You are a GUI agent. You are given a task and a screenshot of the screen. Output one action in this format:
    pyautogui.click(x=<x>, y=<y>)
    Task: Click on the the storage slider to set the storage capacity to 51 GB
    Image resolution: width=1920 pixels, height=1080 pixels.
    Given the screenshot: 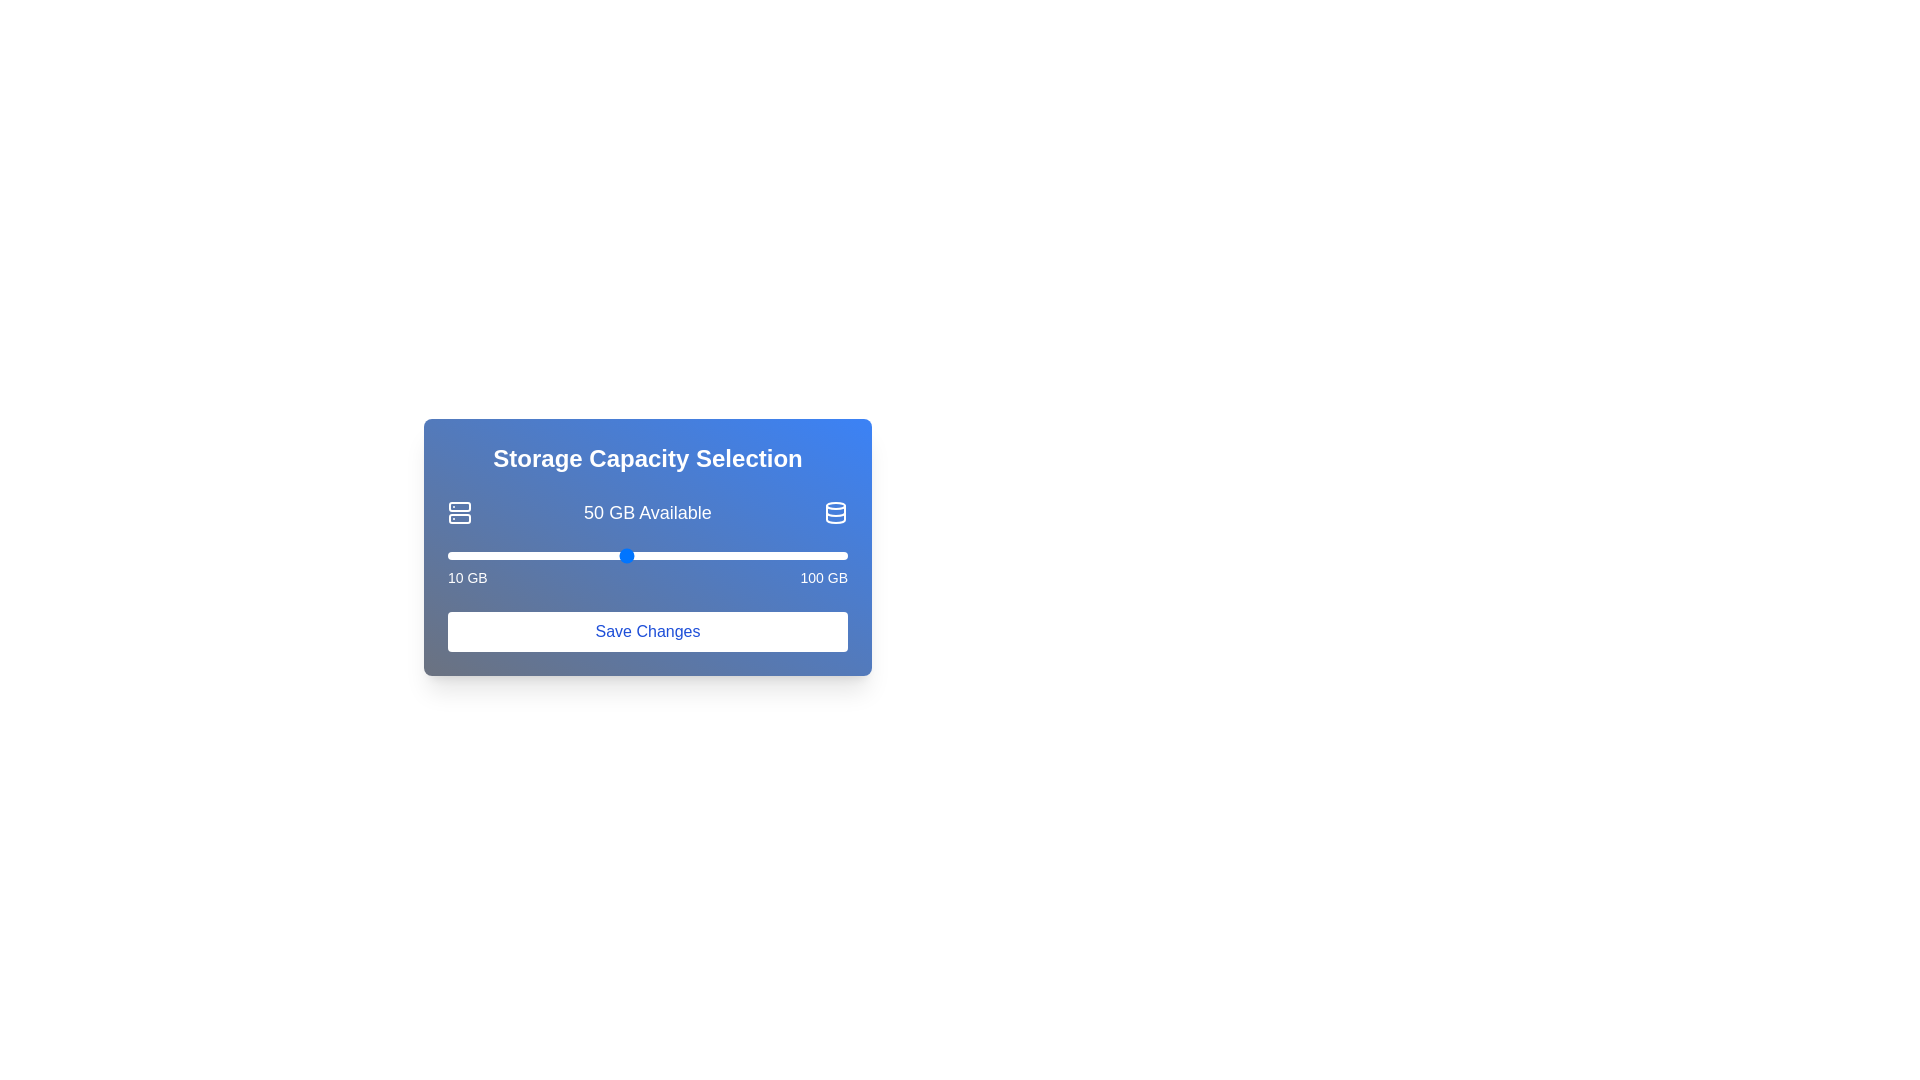 What is the action you would take?
    pyautogui.click(x=629, y=555)
    